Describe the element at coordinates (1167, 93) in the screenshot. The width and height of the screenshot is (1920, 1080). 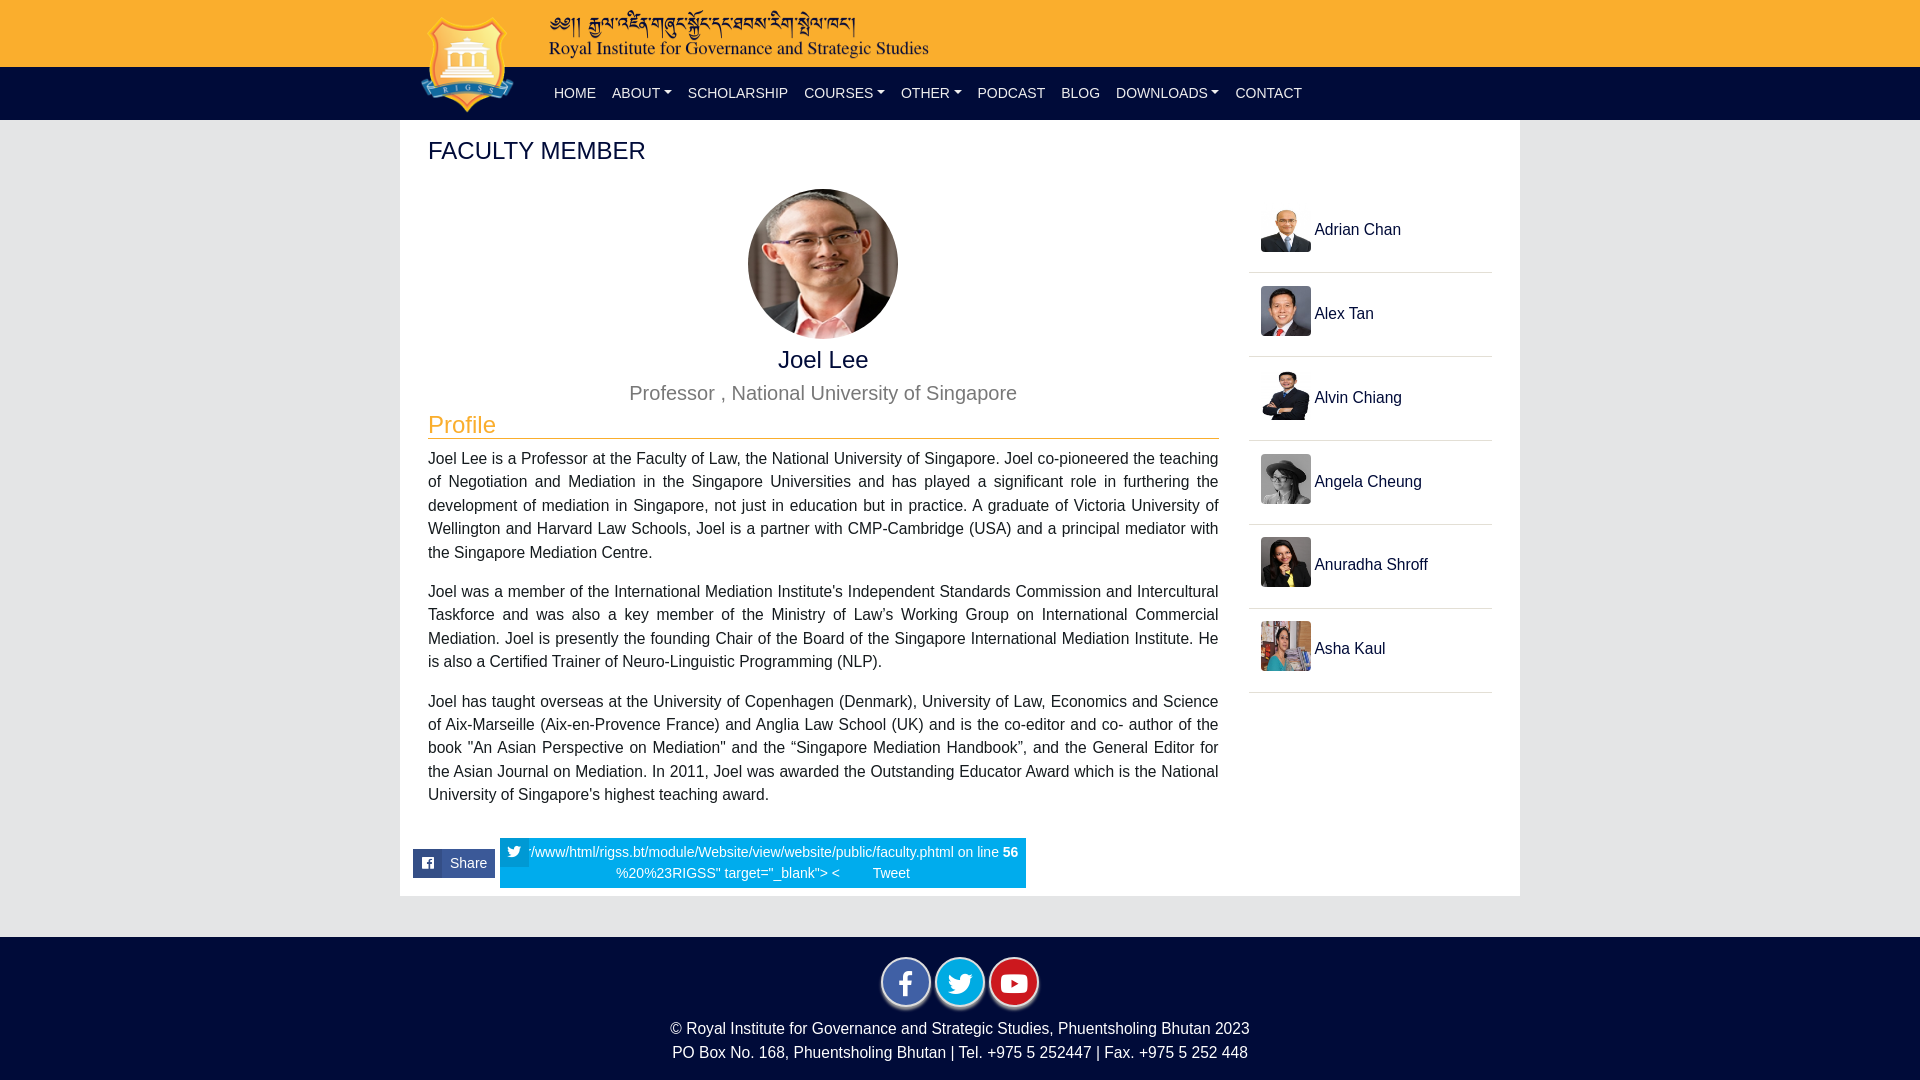
I see `'DOWNLOADS'` at that location.